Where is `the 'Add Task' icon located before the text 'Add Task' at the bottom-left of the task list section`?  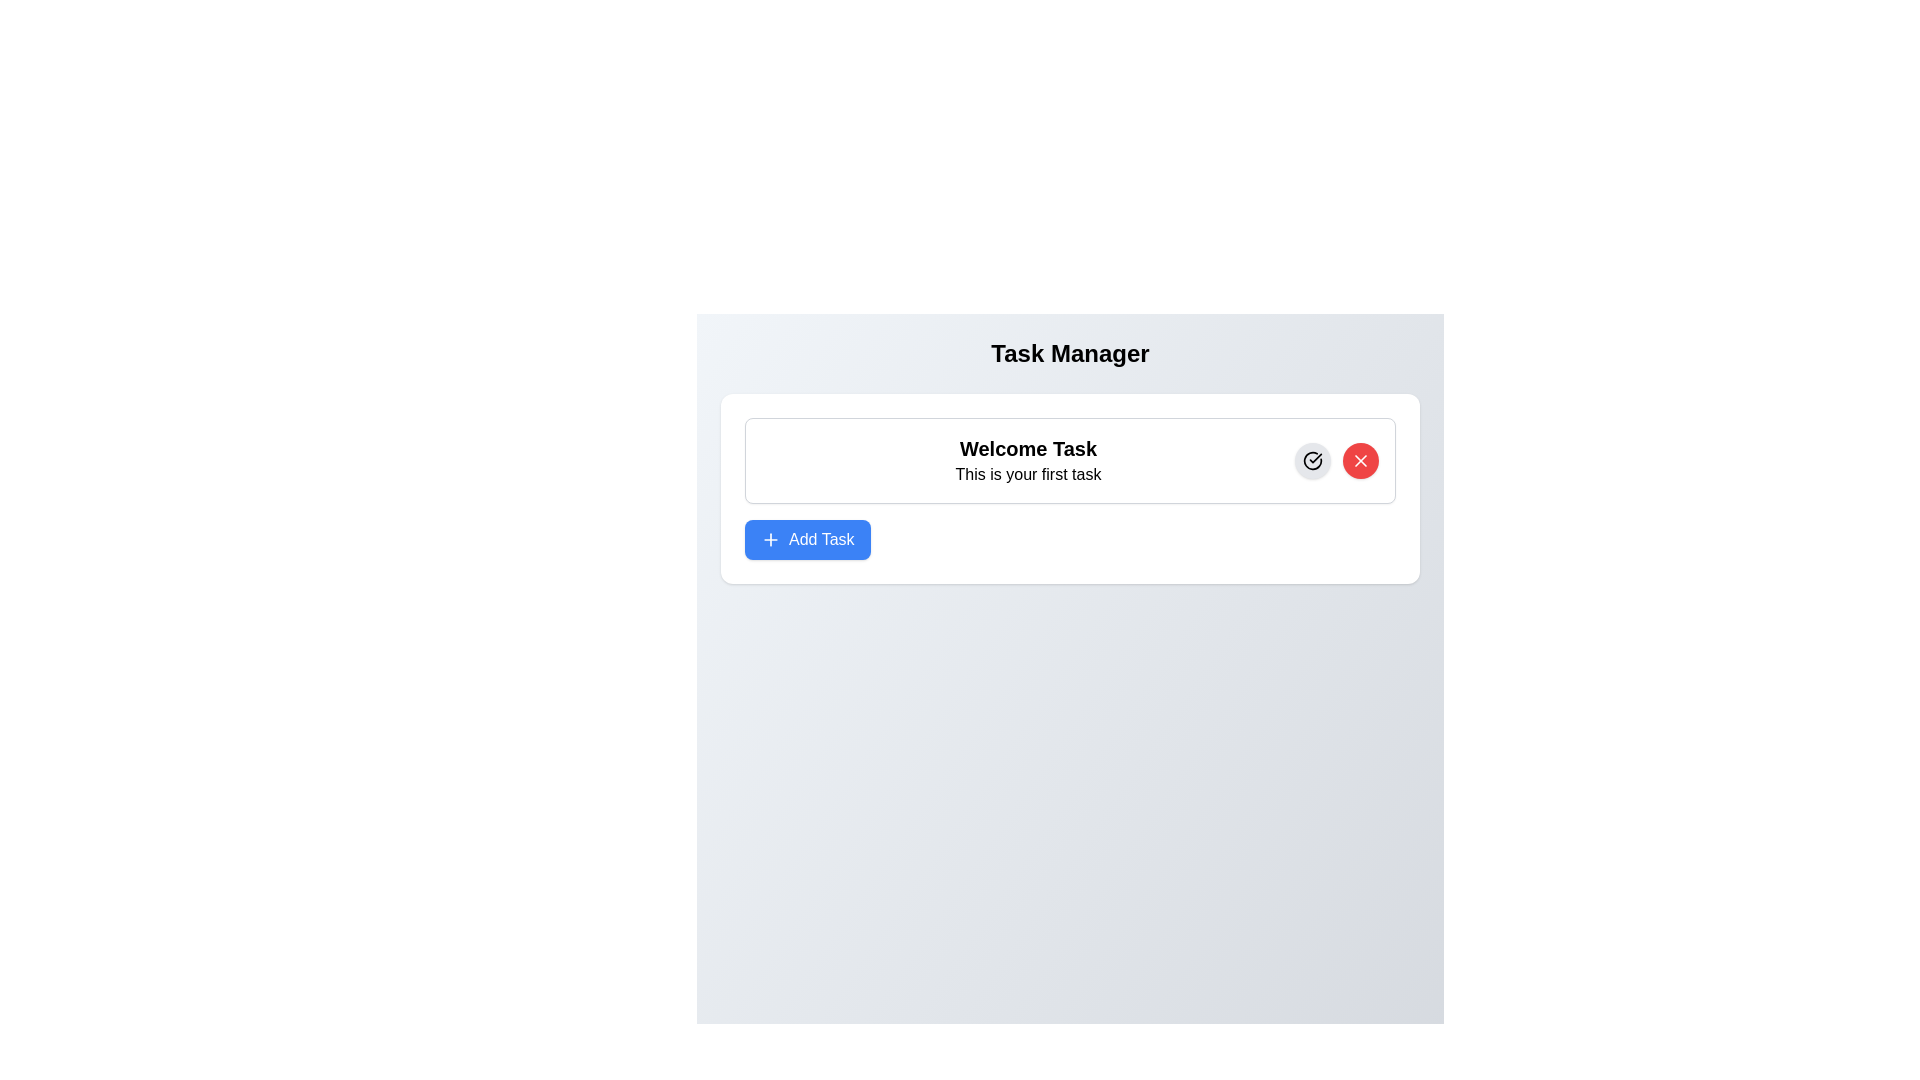 the 'Add Task' icon located before the text 'Add Task' at the bottom-left of the task list section is located at coordinates (770, 540).